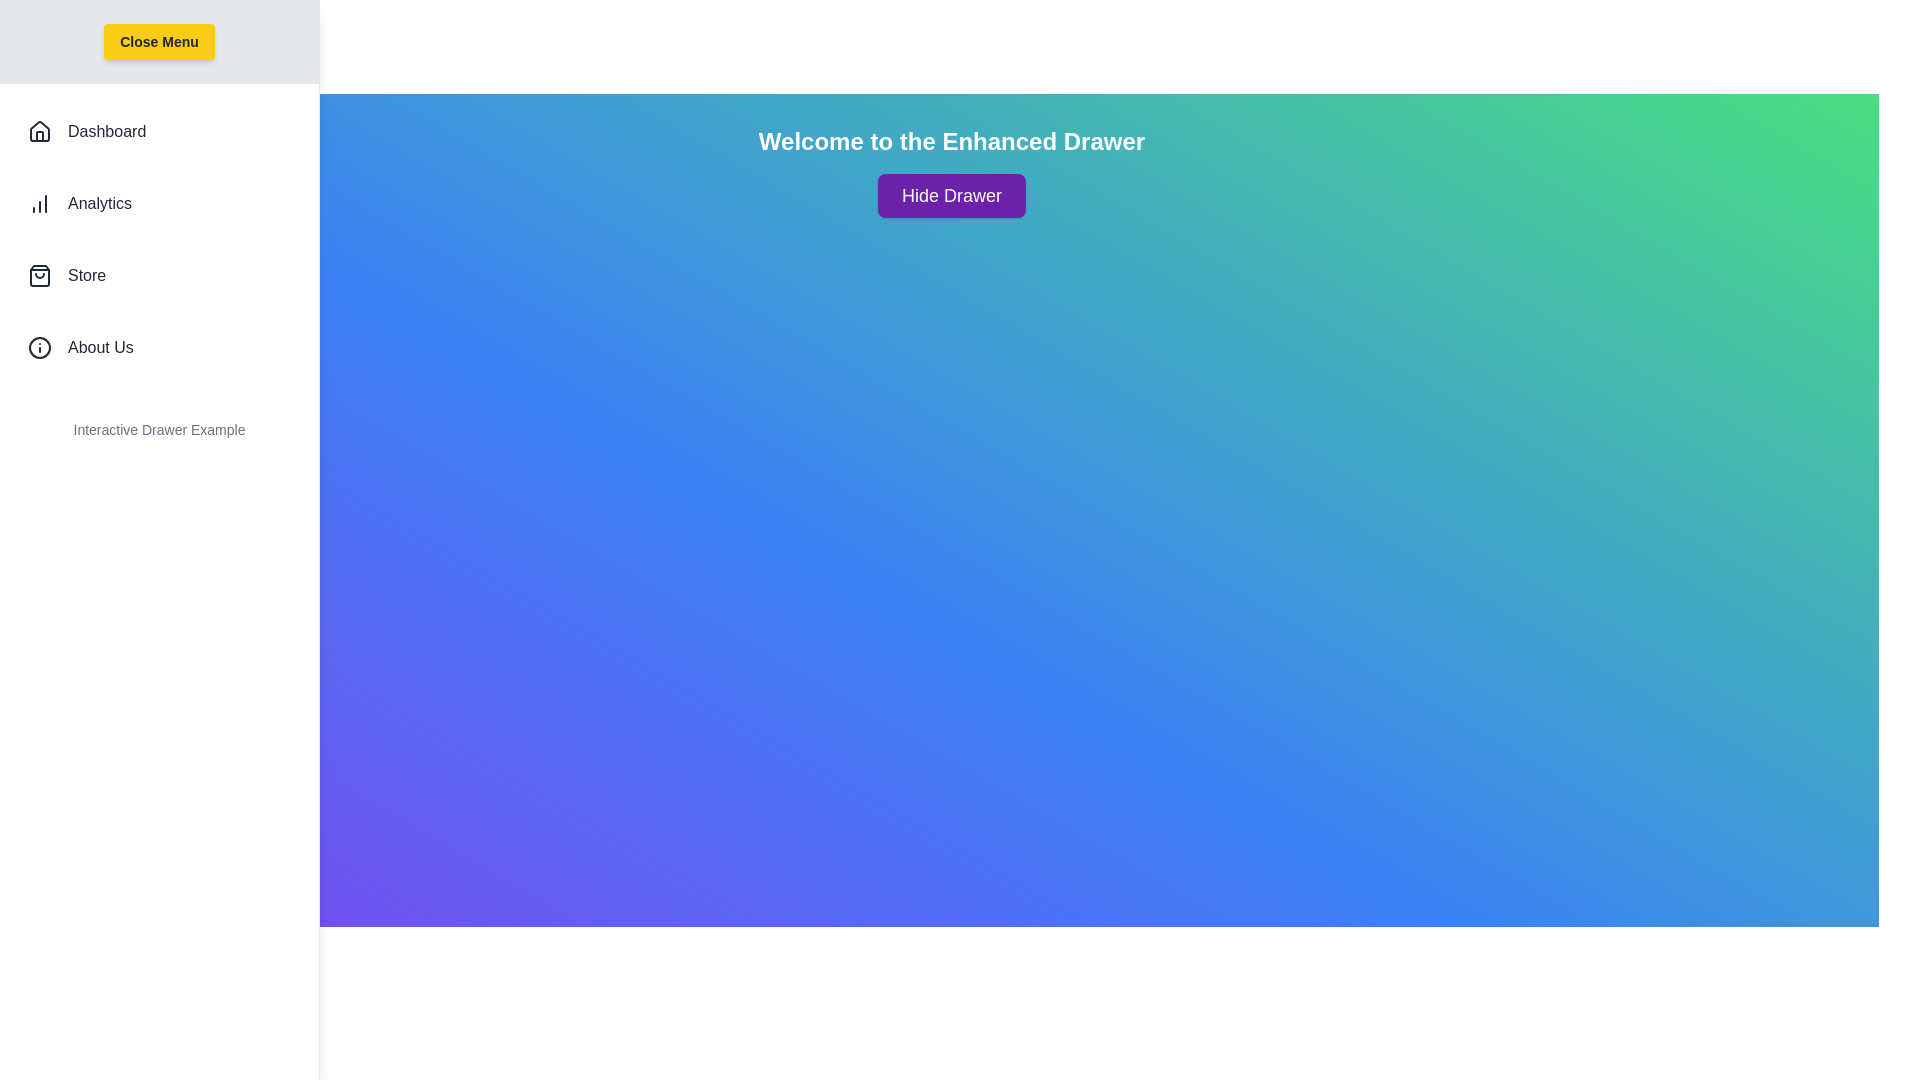 The image size is (1920, 1080). I want to click on the text 'Welcome to the Enhanced Drawer', so click(950, 141).